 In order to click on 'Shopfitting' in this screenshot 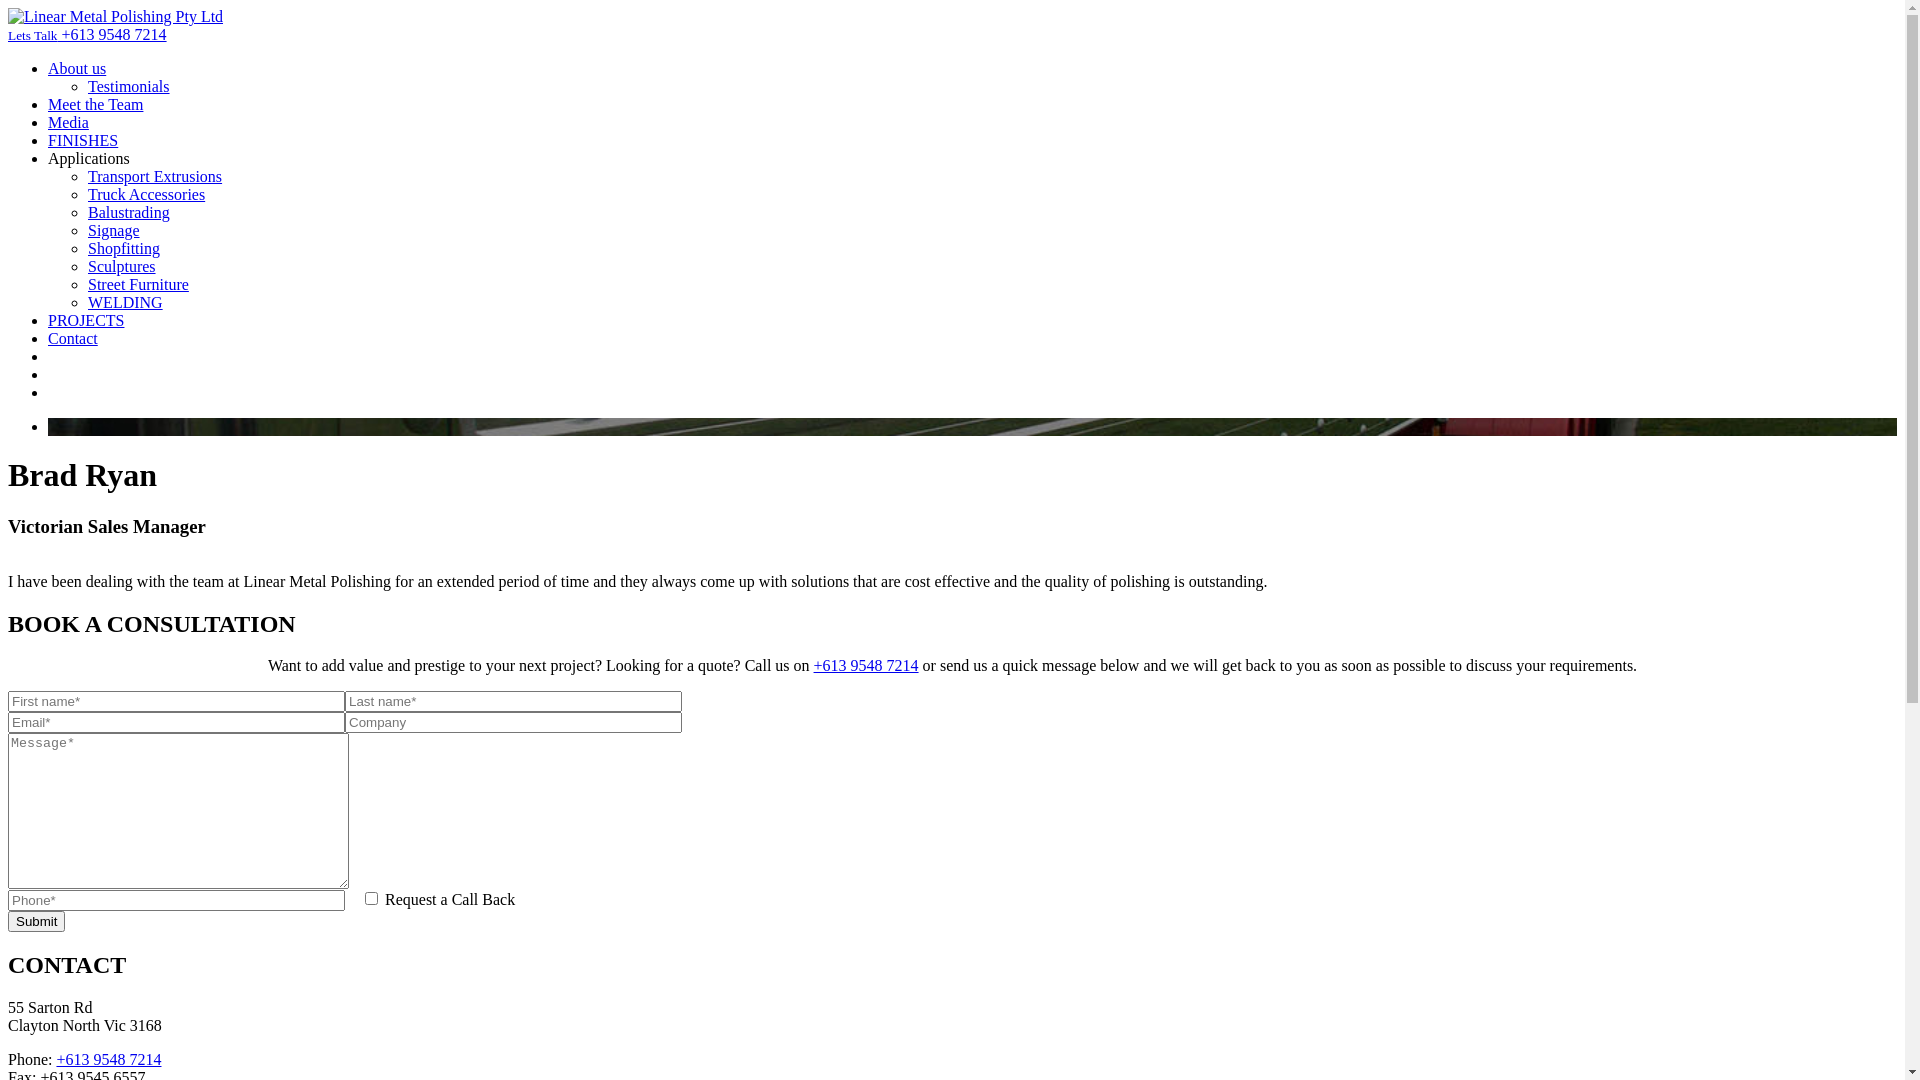, I will do `click(123, 247)`.